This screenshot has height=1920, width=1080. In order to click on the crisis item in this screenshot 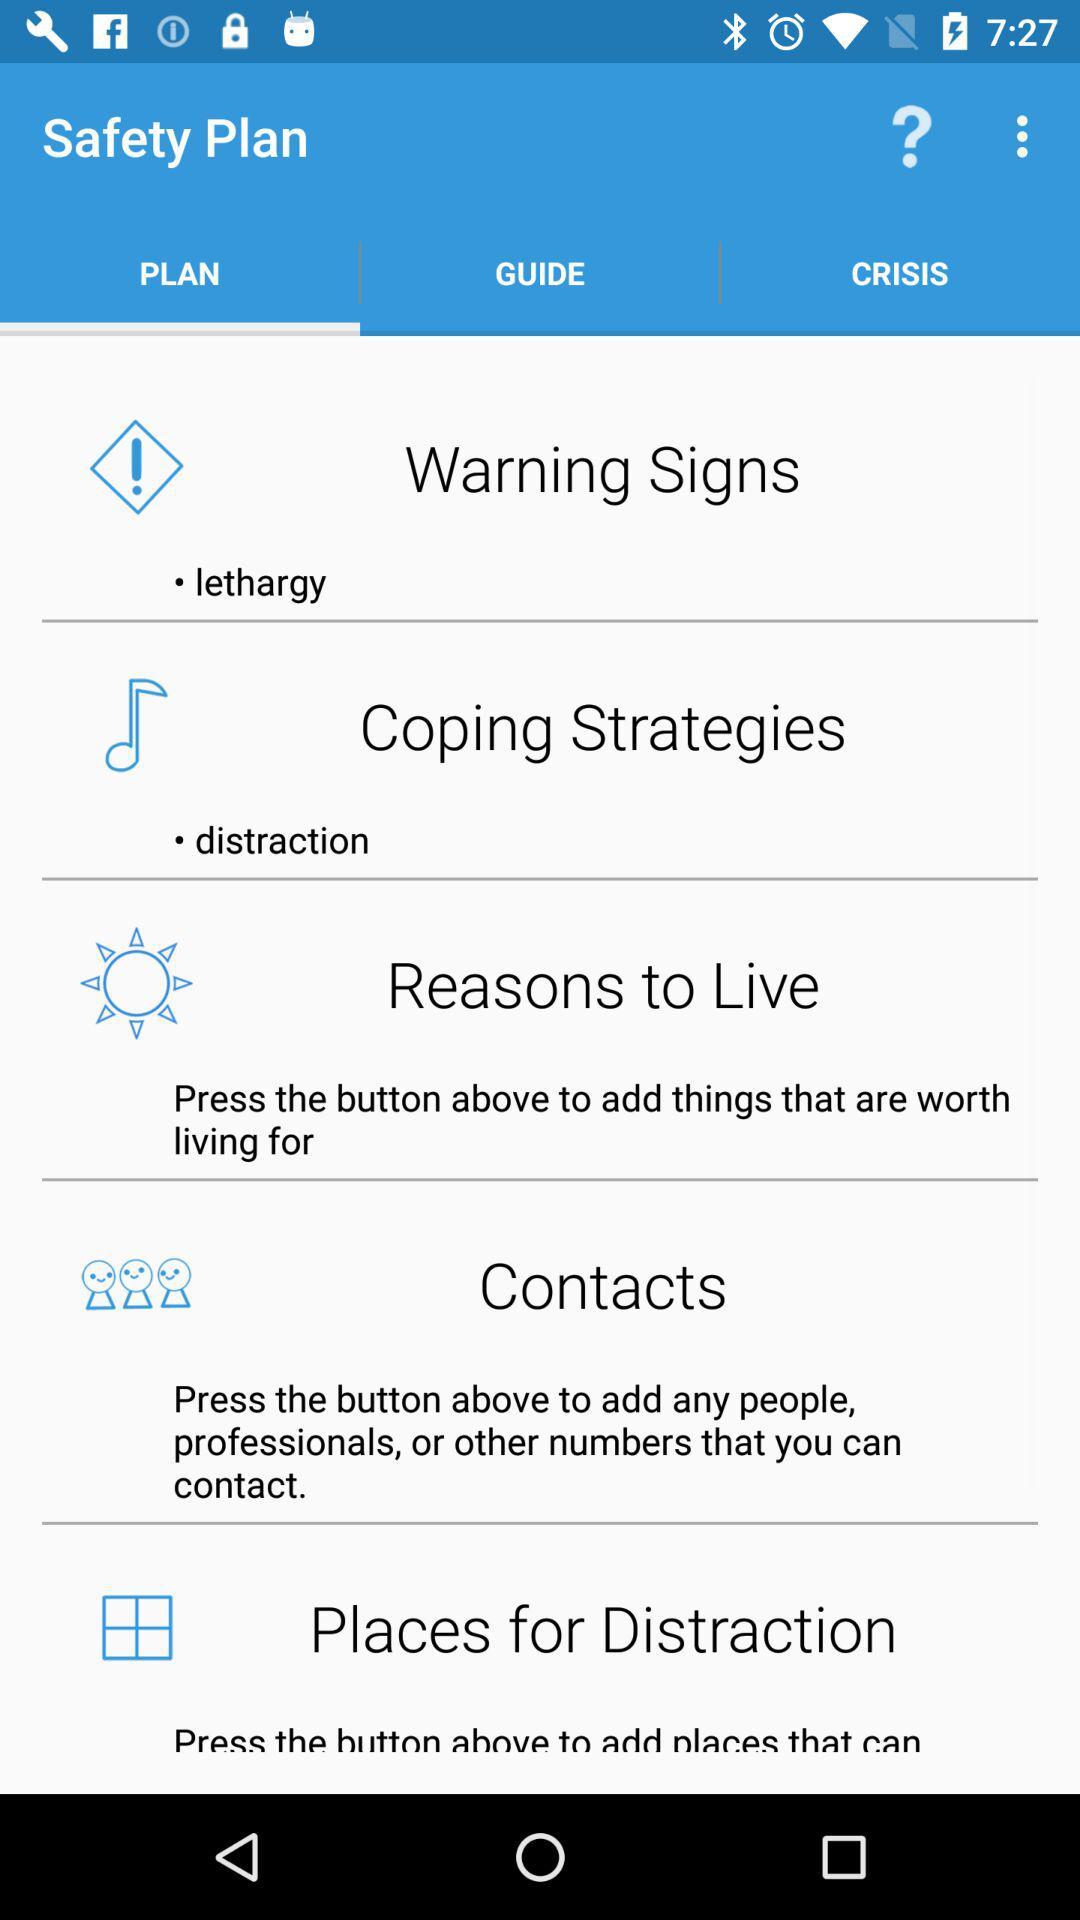, I will do `click(898, 272)`.